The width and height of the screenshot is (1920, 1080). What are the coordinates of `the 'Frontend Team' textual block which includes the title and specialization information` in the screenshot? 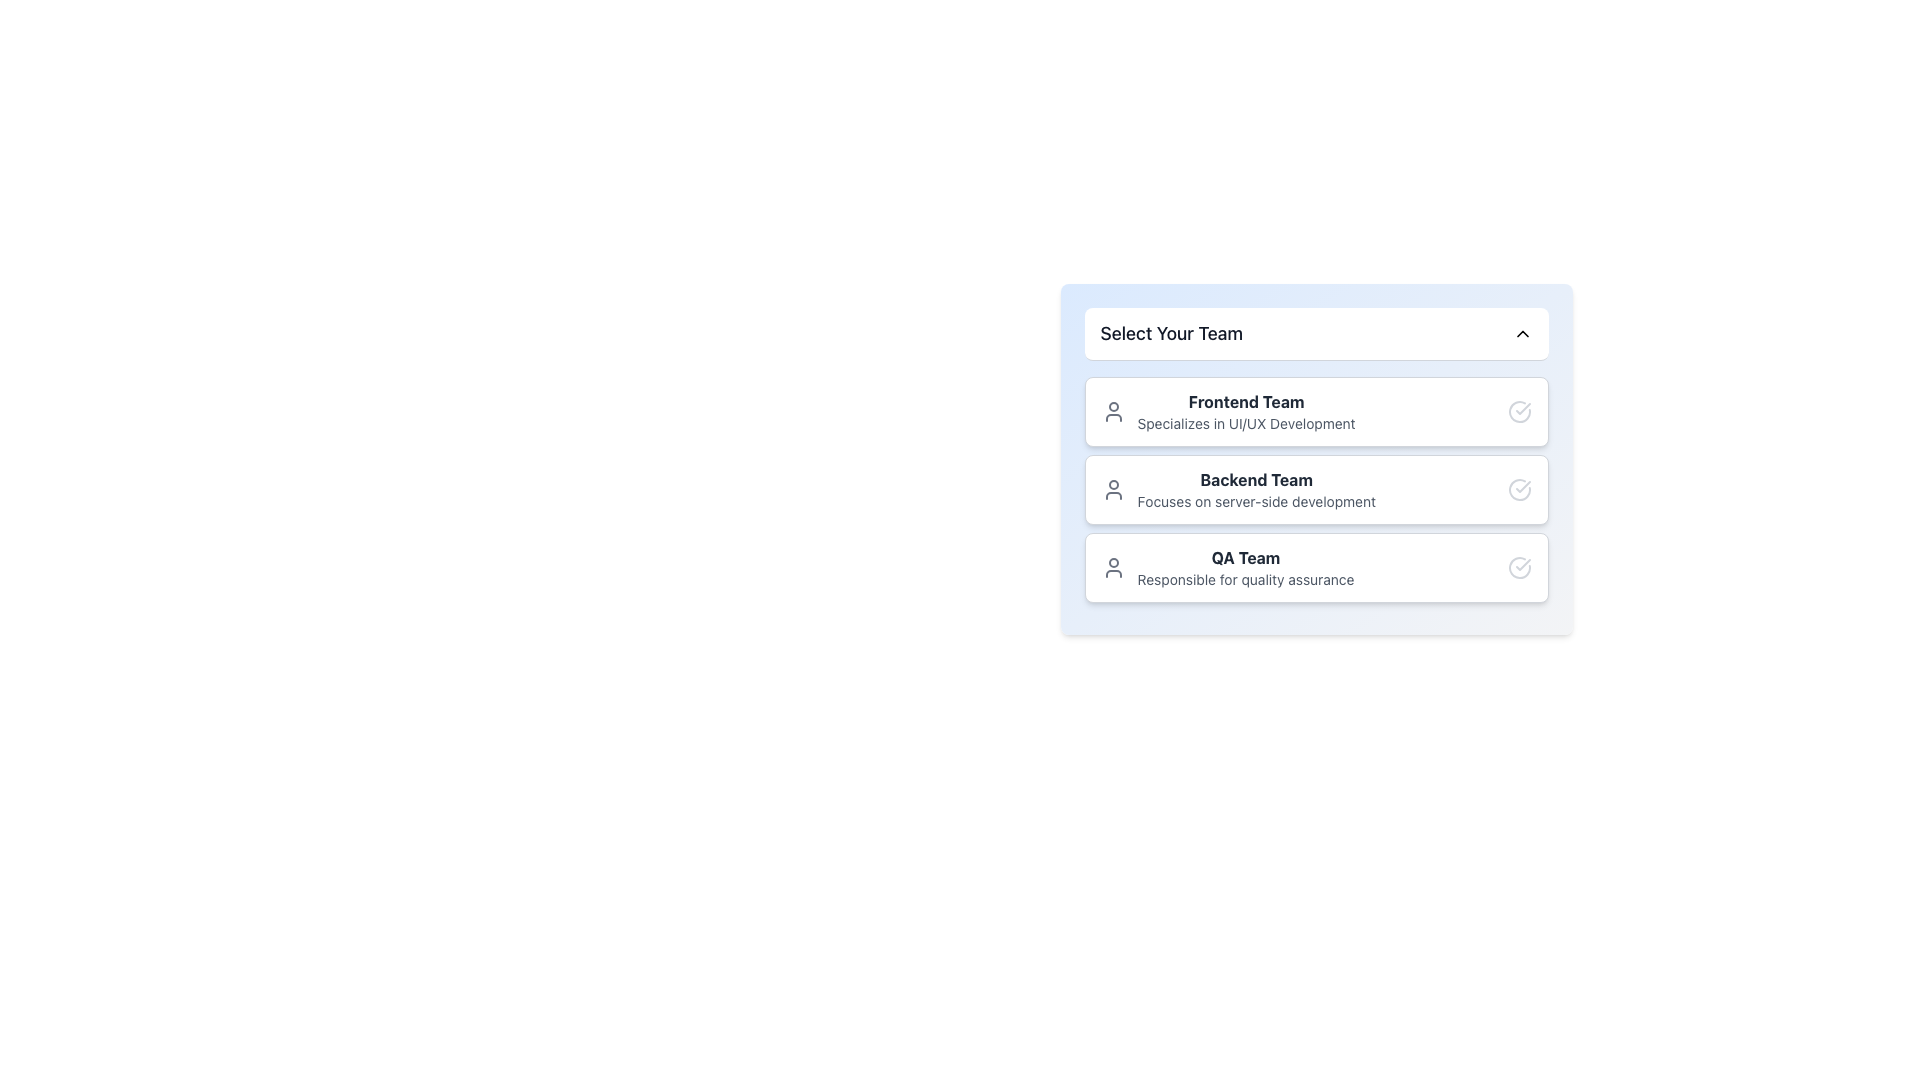 It's located at (1227, 411).